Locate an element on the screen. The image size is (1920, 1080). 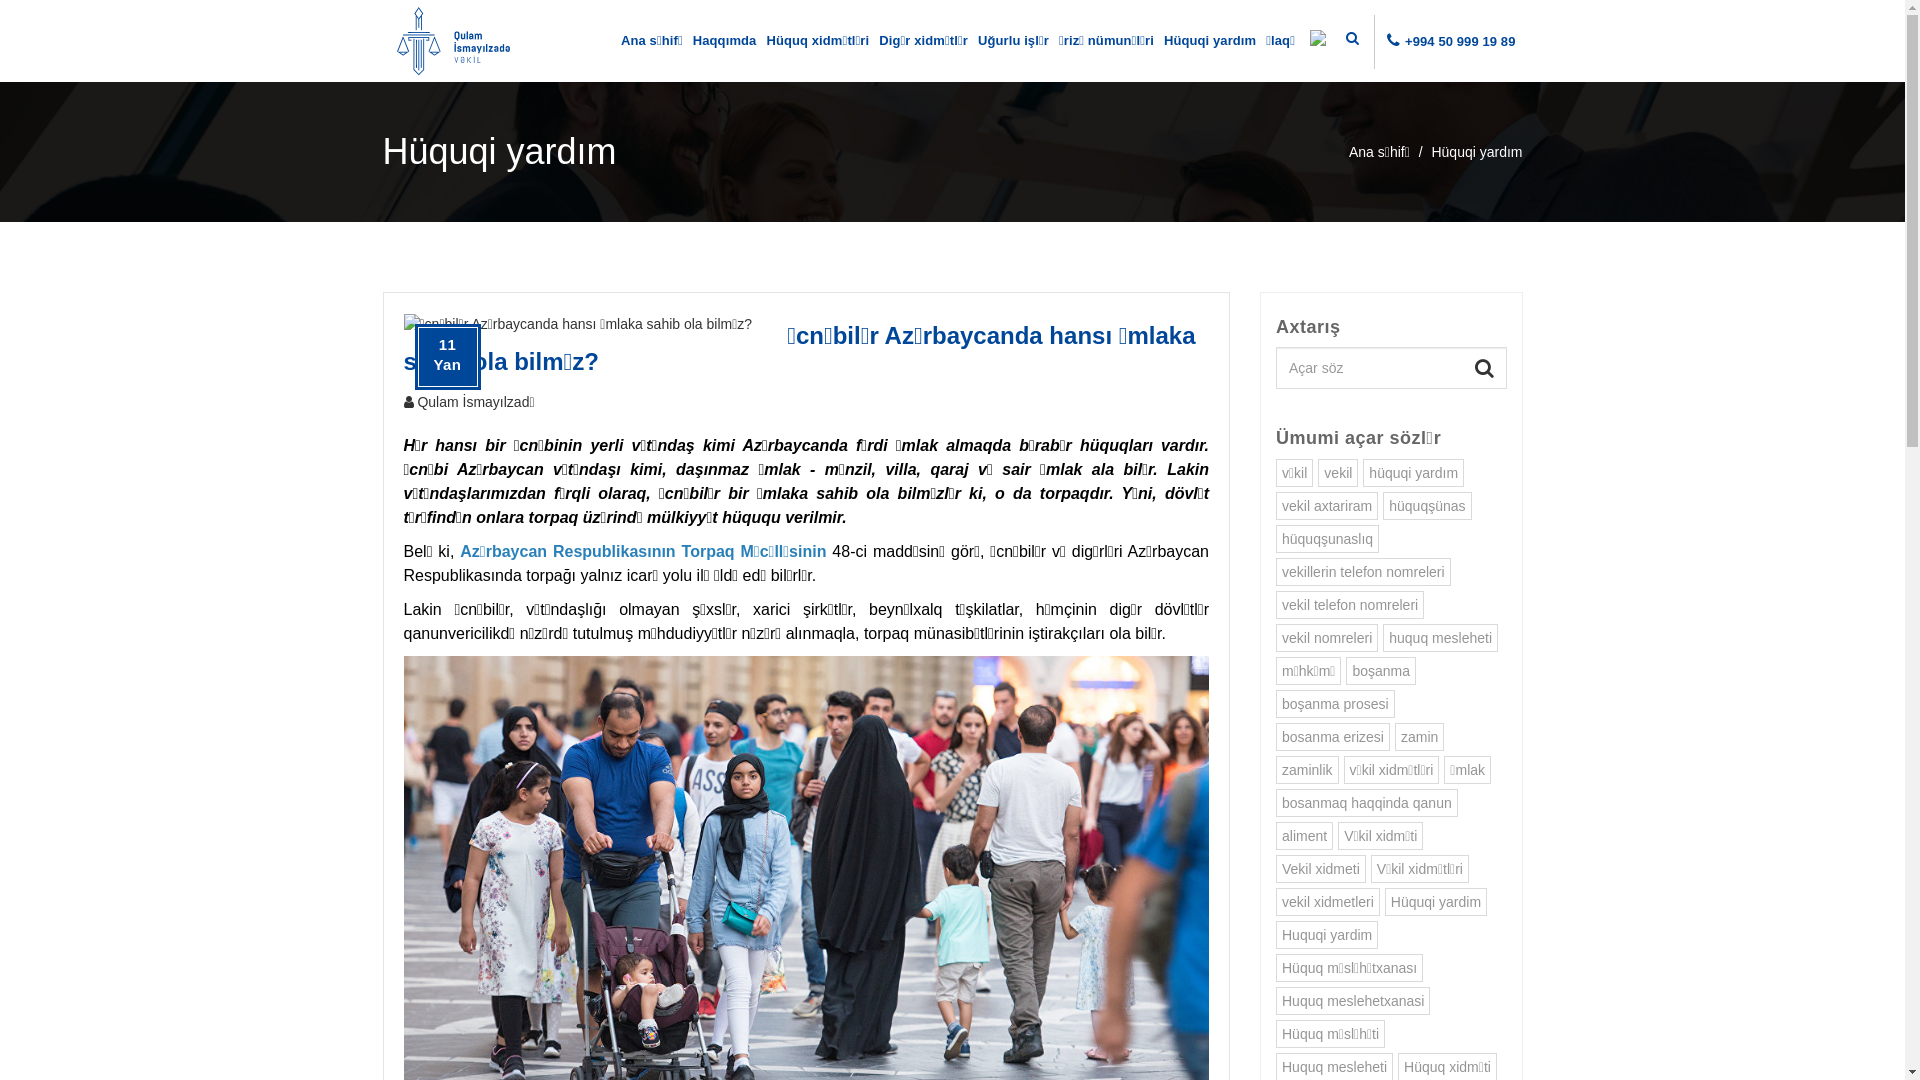
'vekil telefon nomreleri' is located at coordinates (1275, 604).